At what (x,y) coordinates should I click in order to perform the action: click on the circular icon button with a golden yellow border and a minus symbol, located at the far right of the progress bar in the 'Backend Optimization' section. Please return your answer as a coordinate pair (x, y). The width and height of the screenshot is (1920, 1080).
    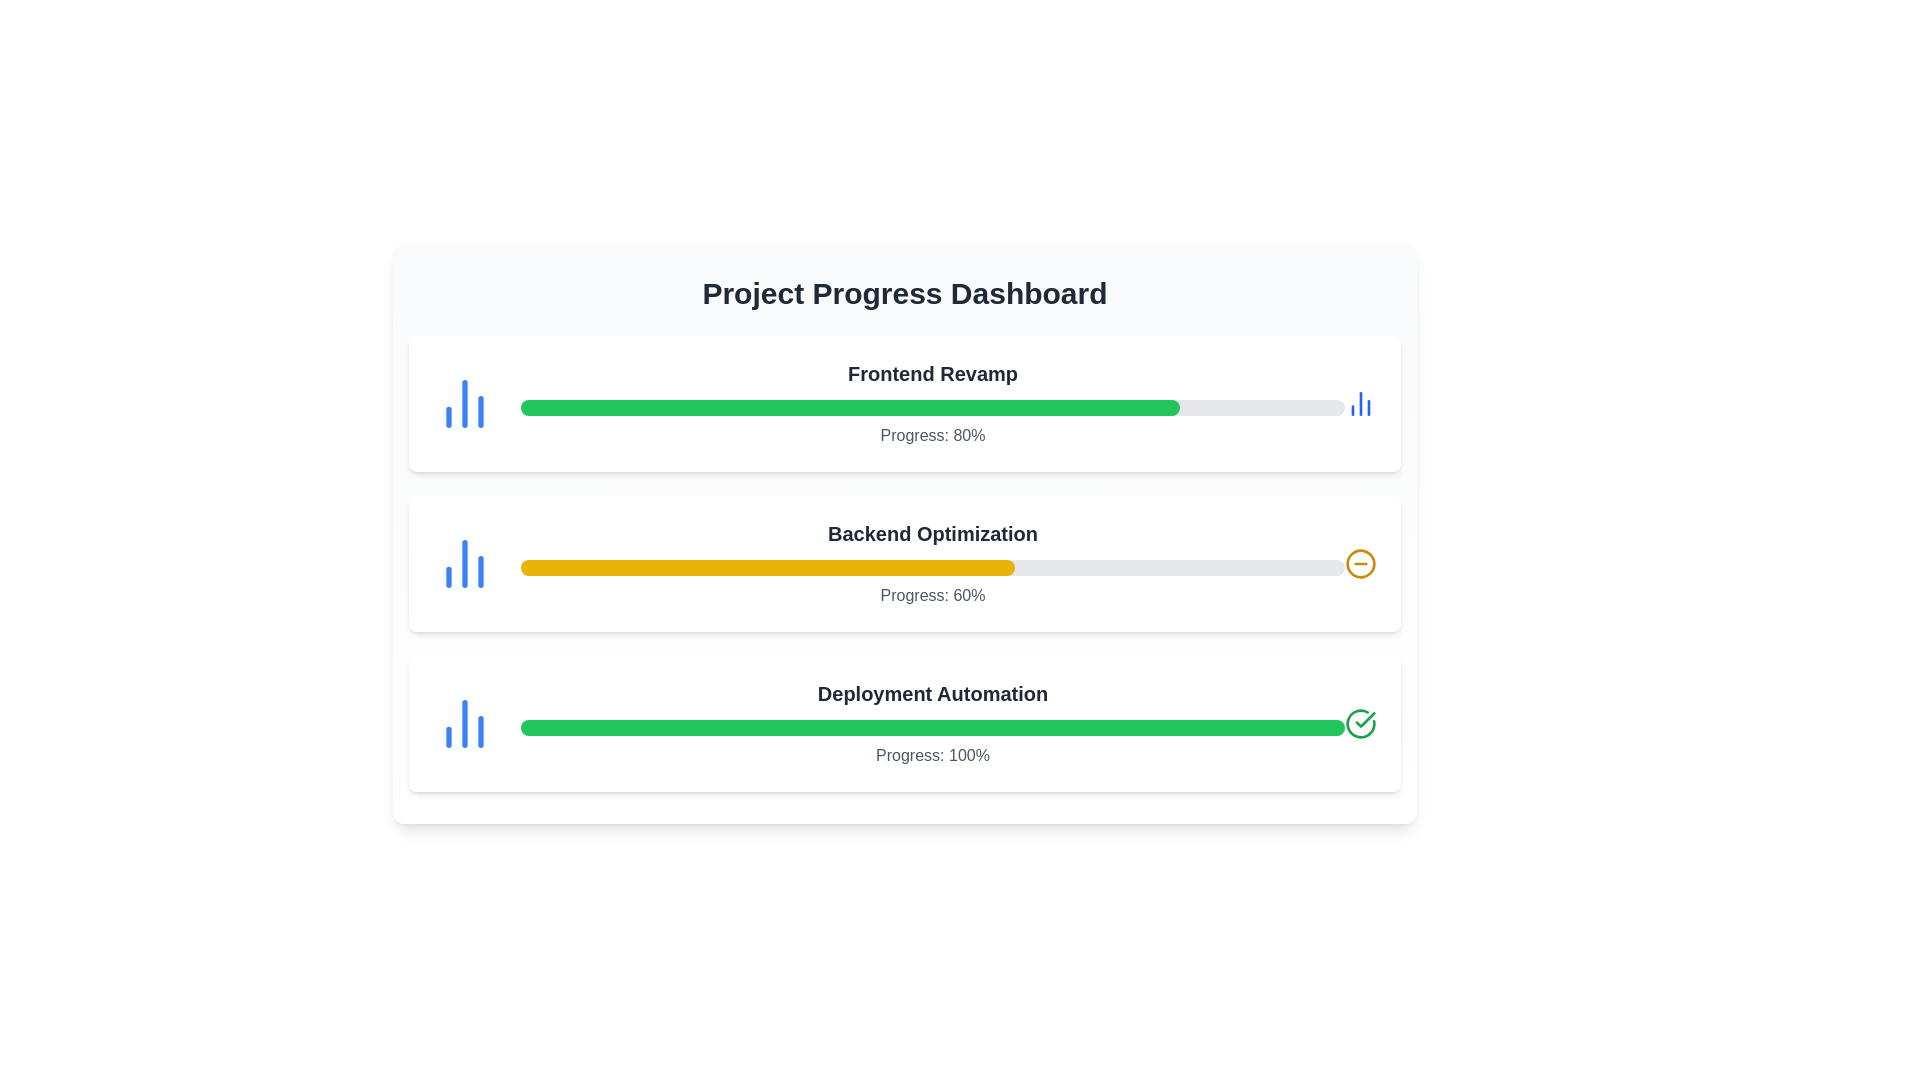
    Looking at the image, I should click on (1360, 563).